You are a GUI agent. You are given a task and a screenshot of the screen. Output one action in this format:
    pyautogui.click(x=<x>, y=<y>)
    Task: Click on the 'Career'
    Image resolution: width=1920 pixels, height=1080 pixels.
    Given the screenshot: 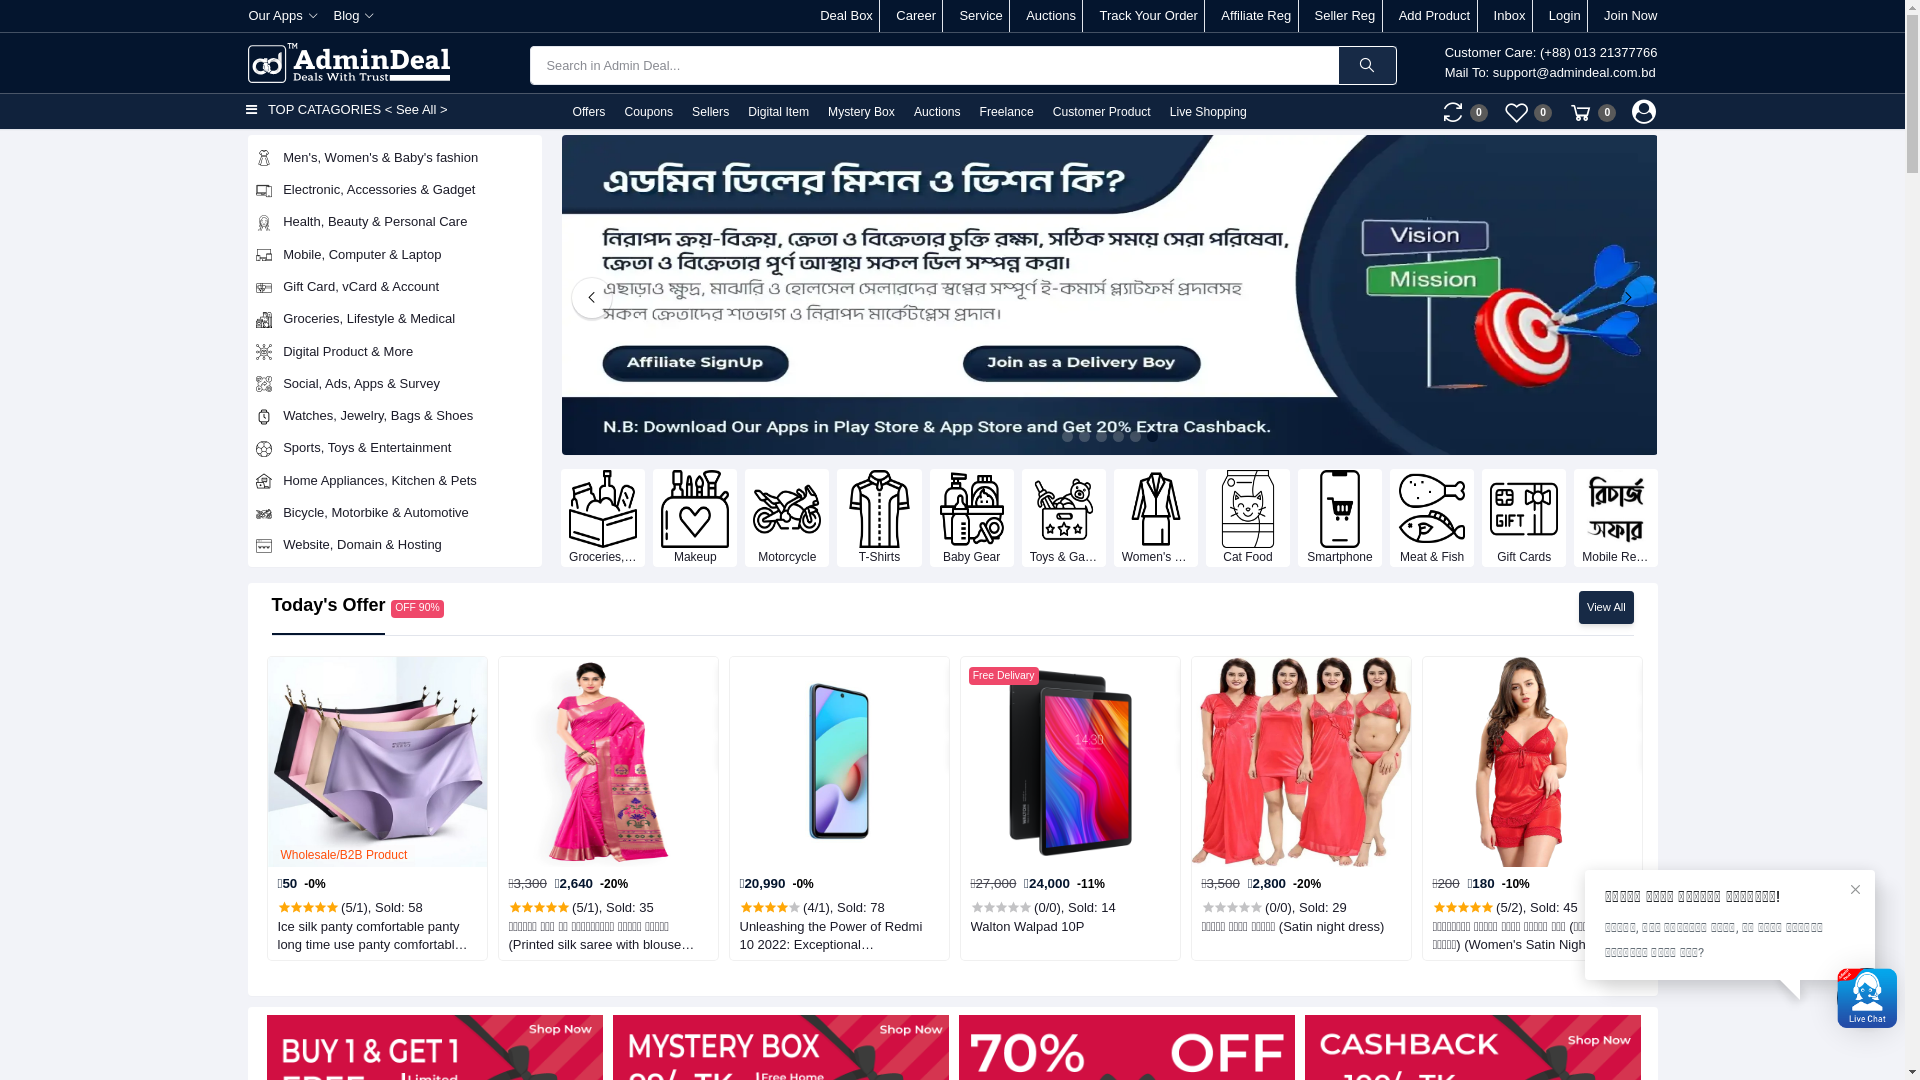 What is the action you would take?
    pyautogui.click(x=915, y=15)
    